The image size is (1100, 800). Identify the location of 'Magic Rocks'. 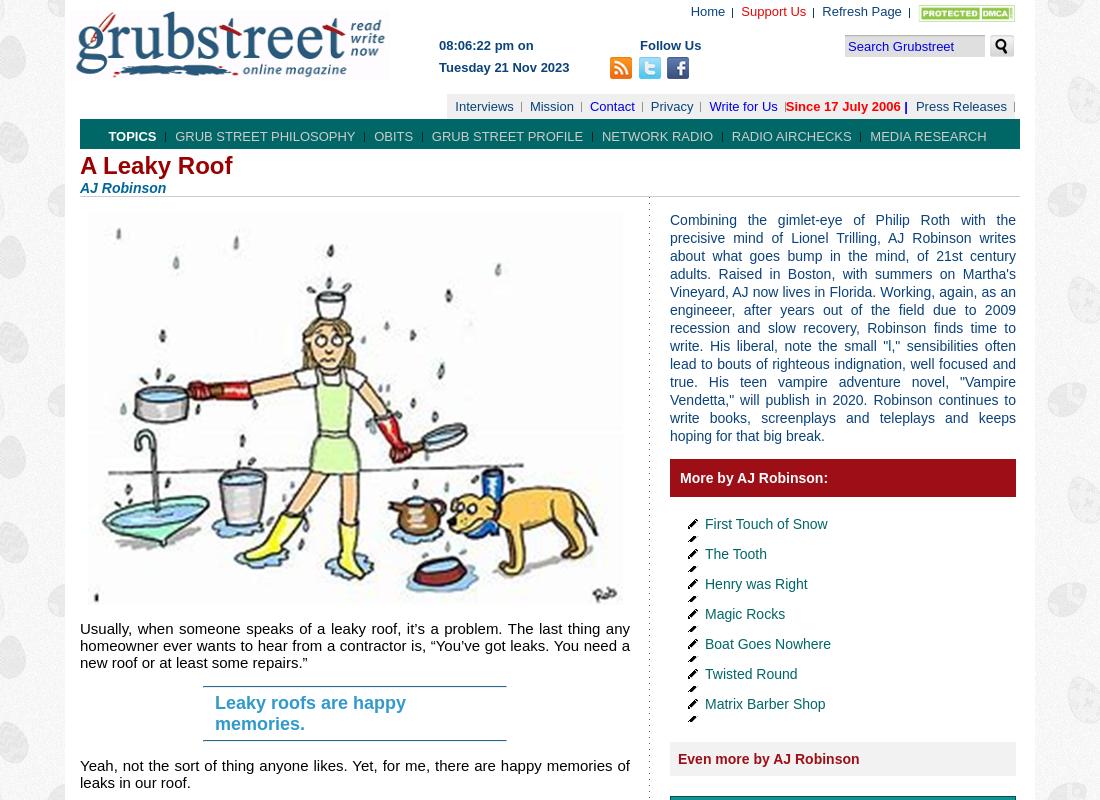
(744, 614).